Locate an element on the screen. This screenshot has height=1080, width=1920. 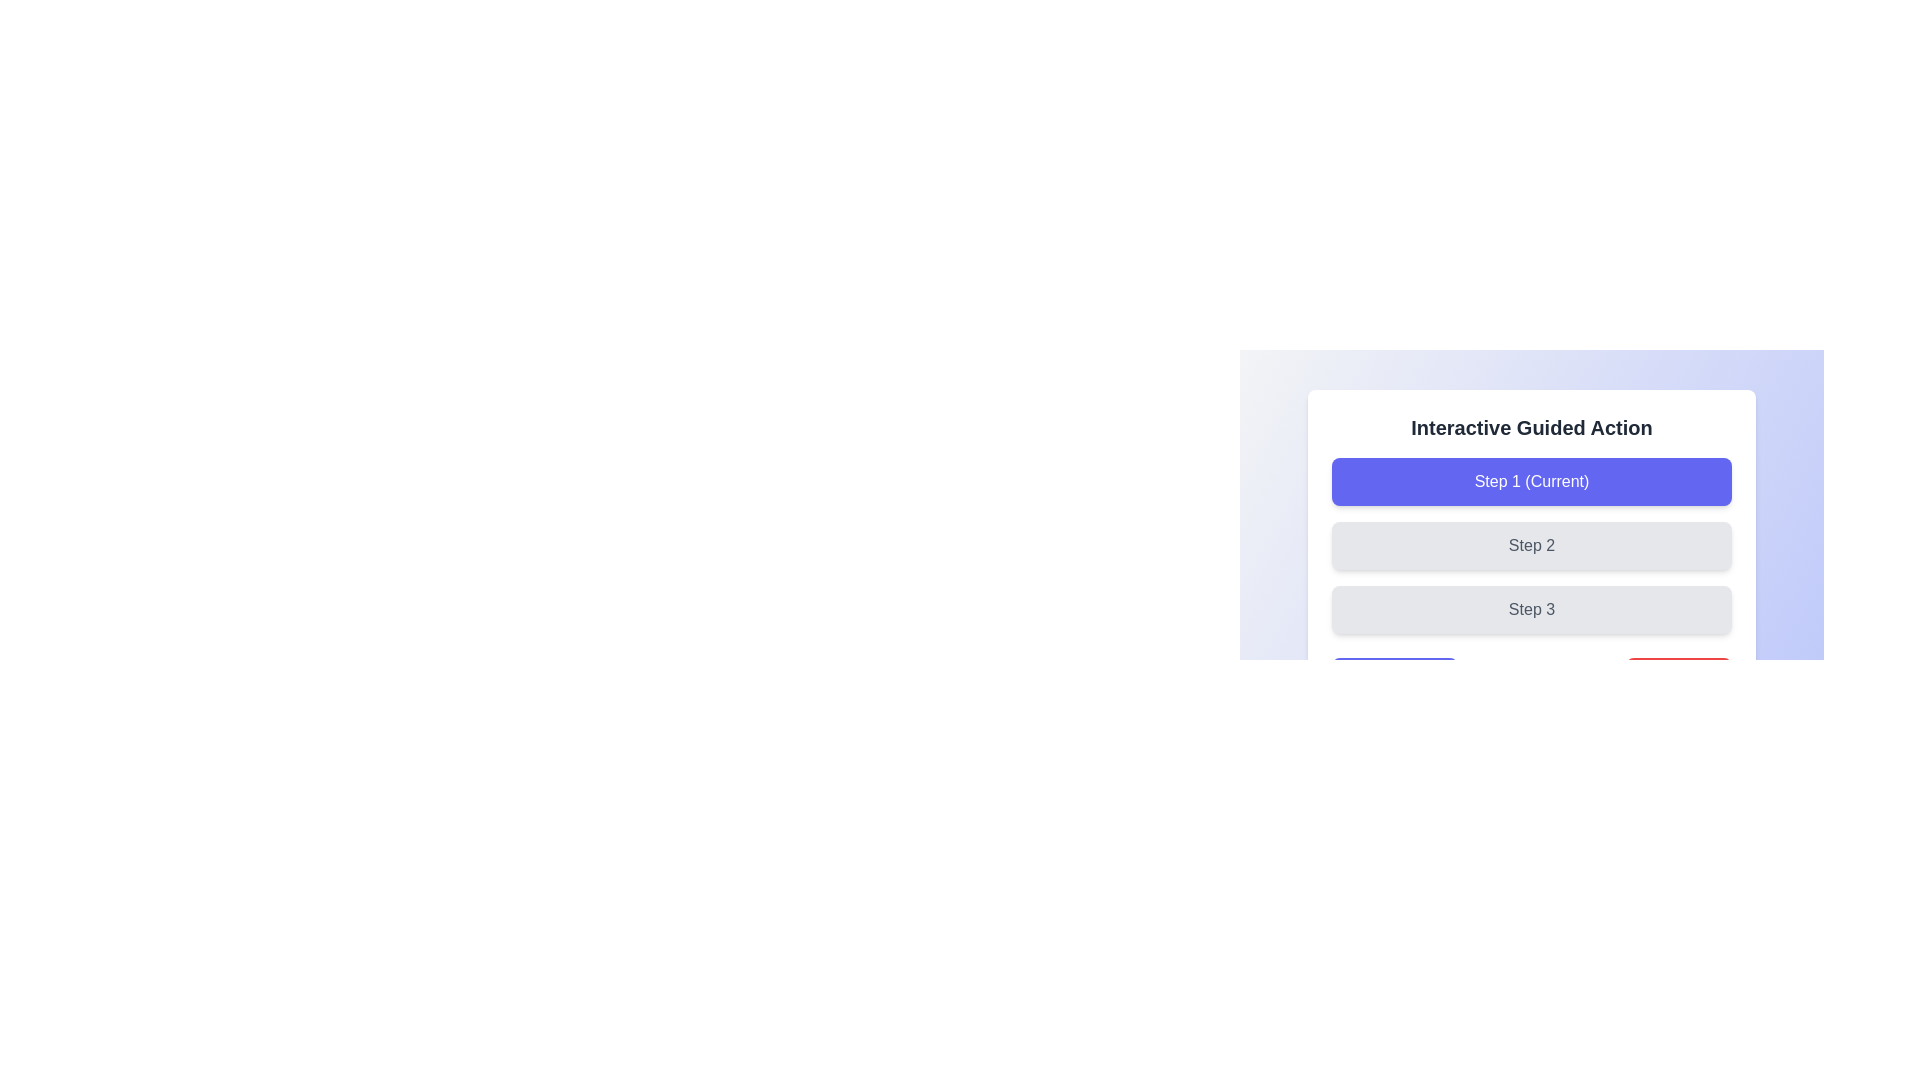
the first step indicator in the multi-step process, which visually marks the active step and is styled as a non-interactive label or button-like component is located at coordinates (1530, 482).